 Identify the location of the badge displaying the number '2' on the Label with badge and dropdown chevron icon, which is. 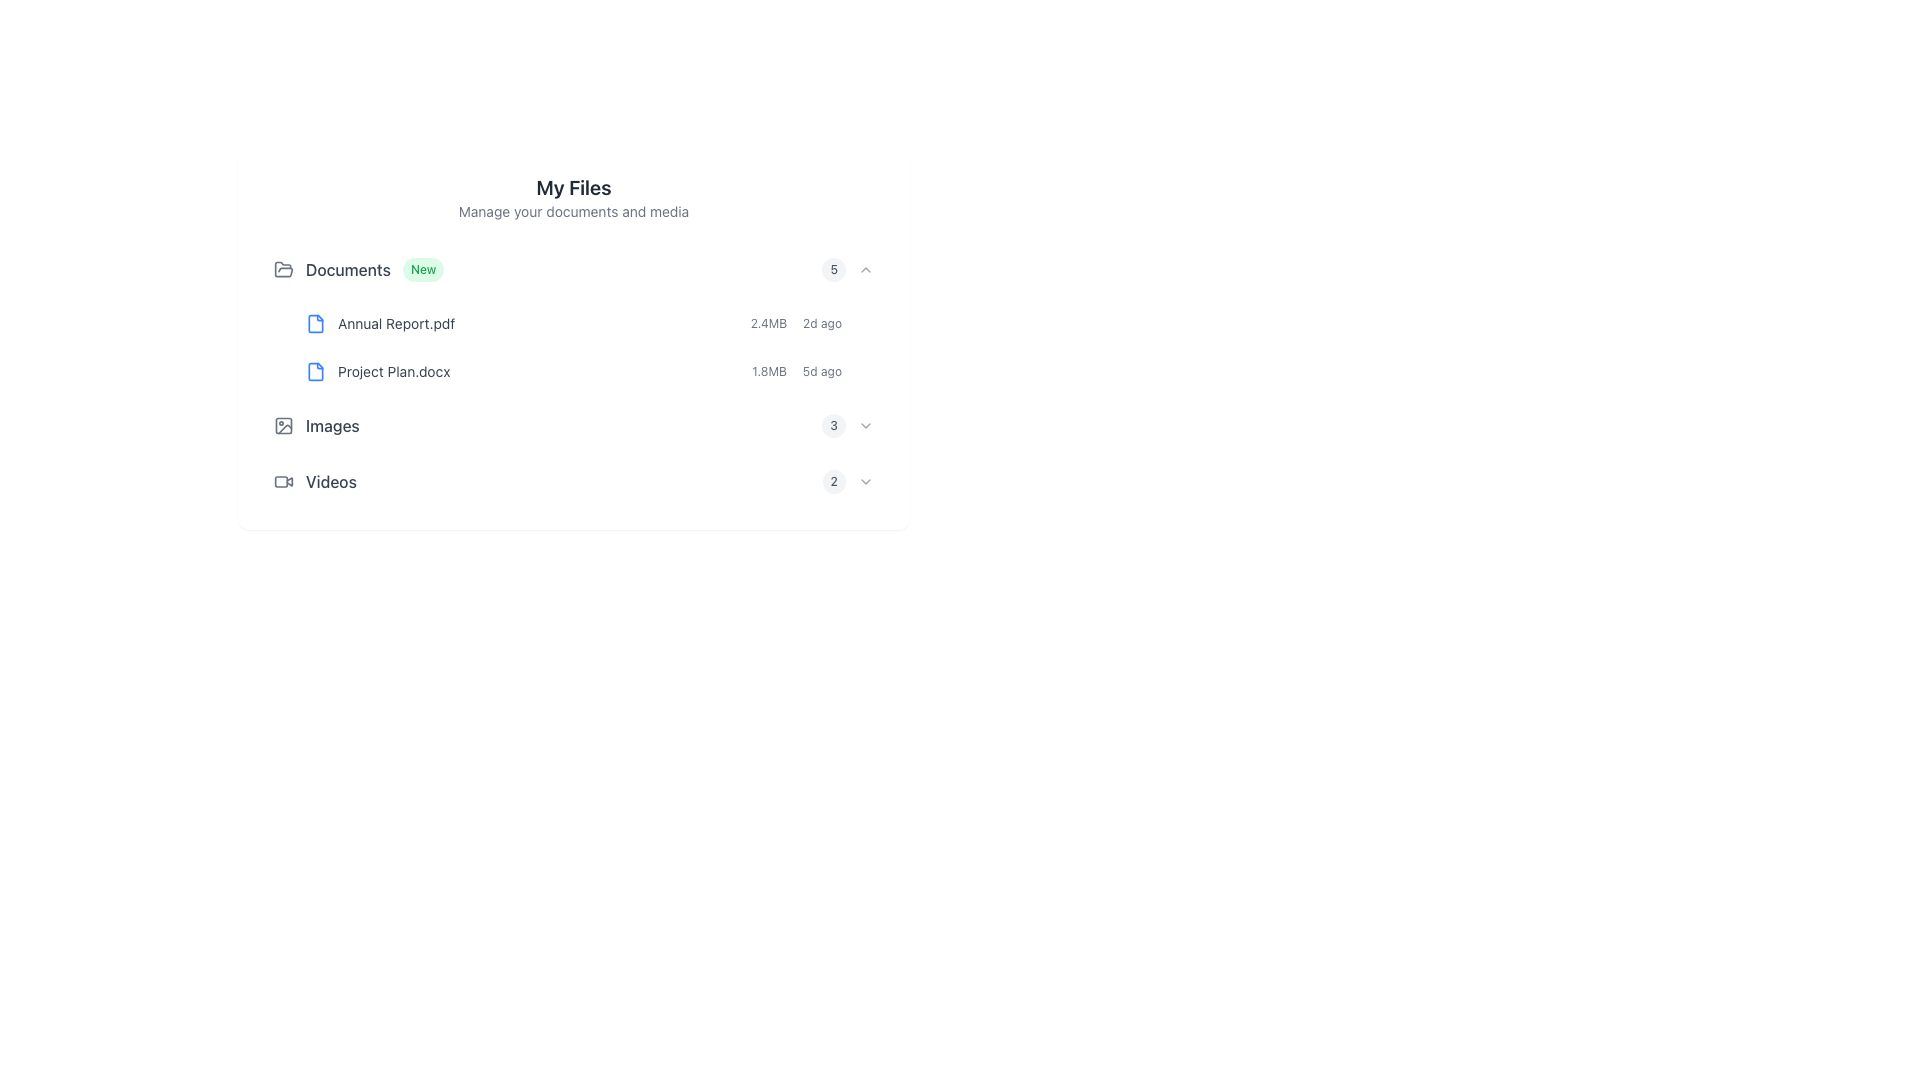
(848, 482).